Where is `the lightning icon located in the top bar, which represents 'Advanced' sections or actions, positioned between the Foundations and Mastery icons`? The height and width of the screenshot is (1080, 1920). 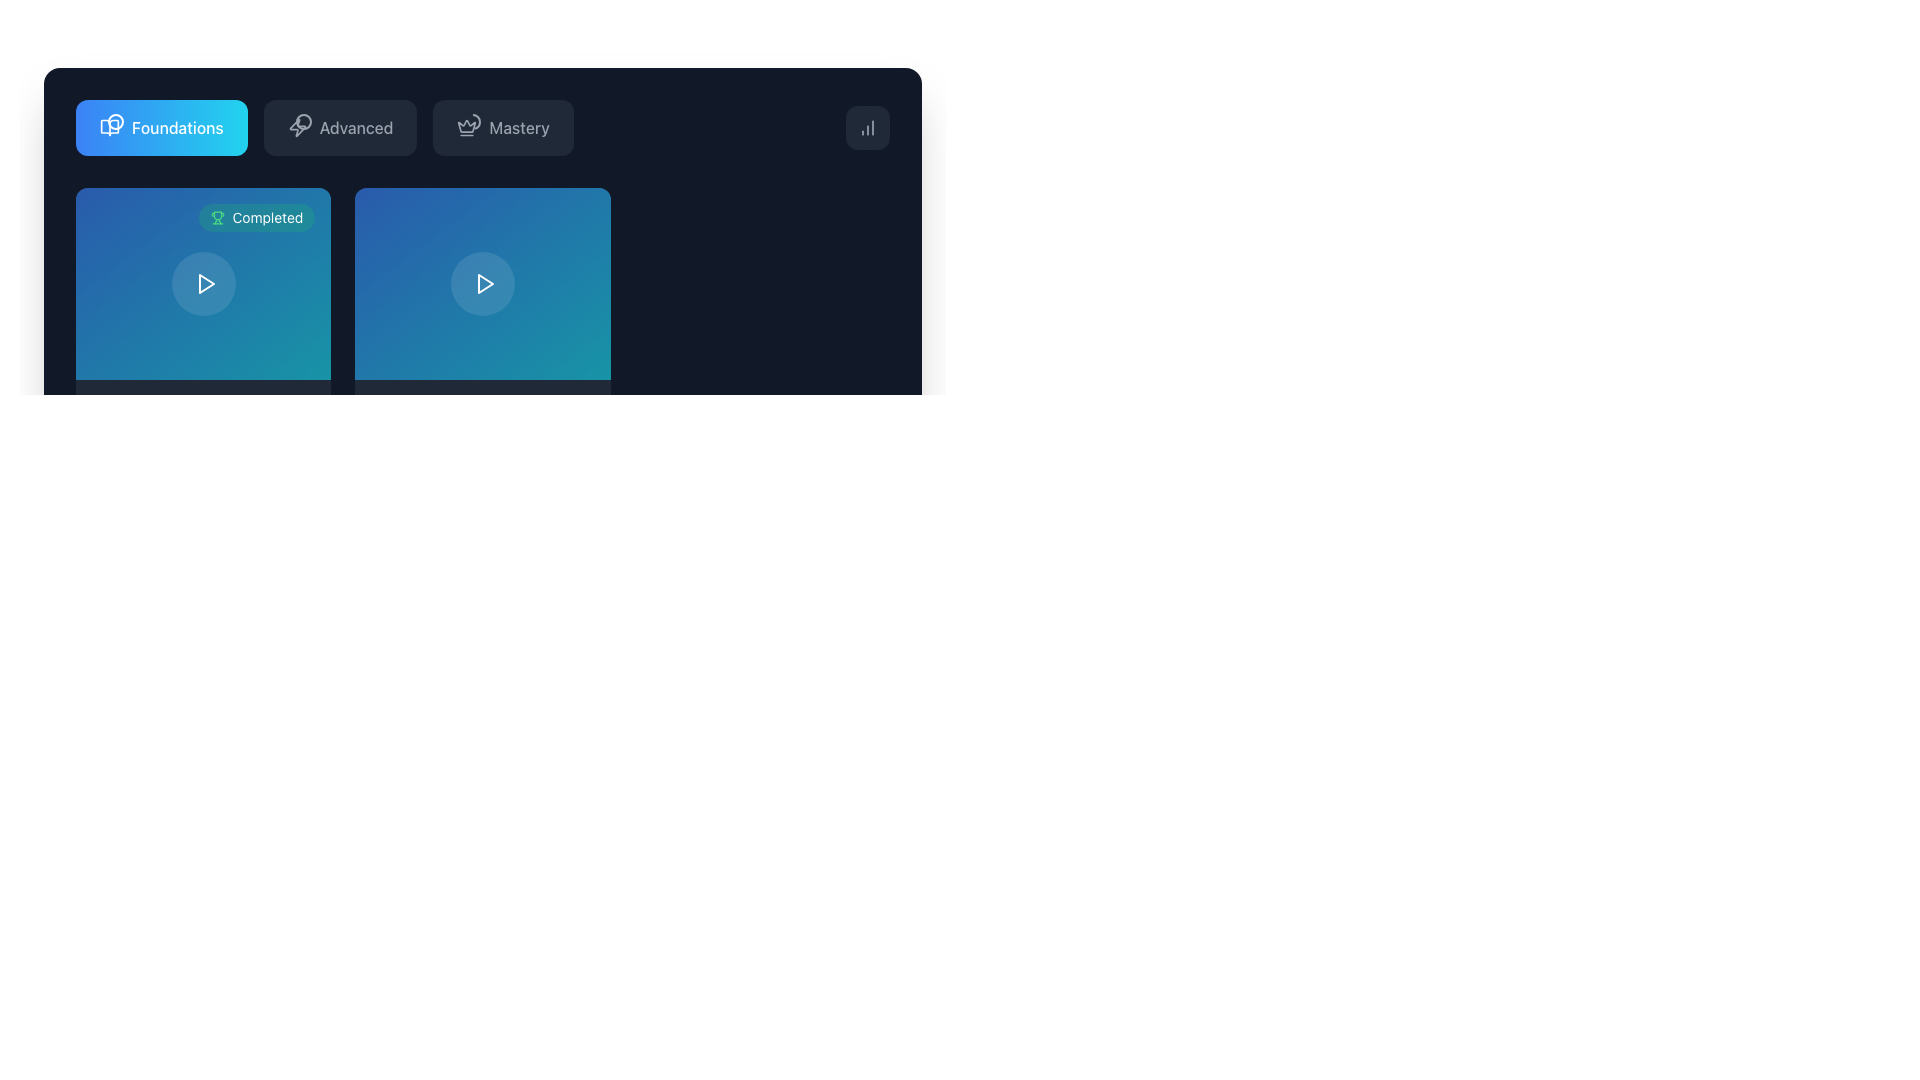 the lightning icon located in the top bar, which represents 'Advanced' sections or actions, positioned between the Foundations and Mastery icons is located at coordinates (296, 127).